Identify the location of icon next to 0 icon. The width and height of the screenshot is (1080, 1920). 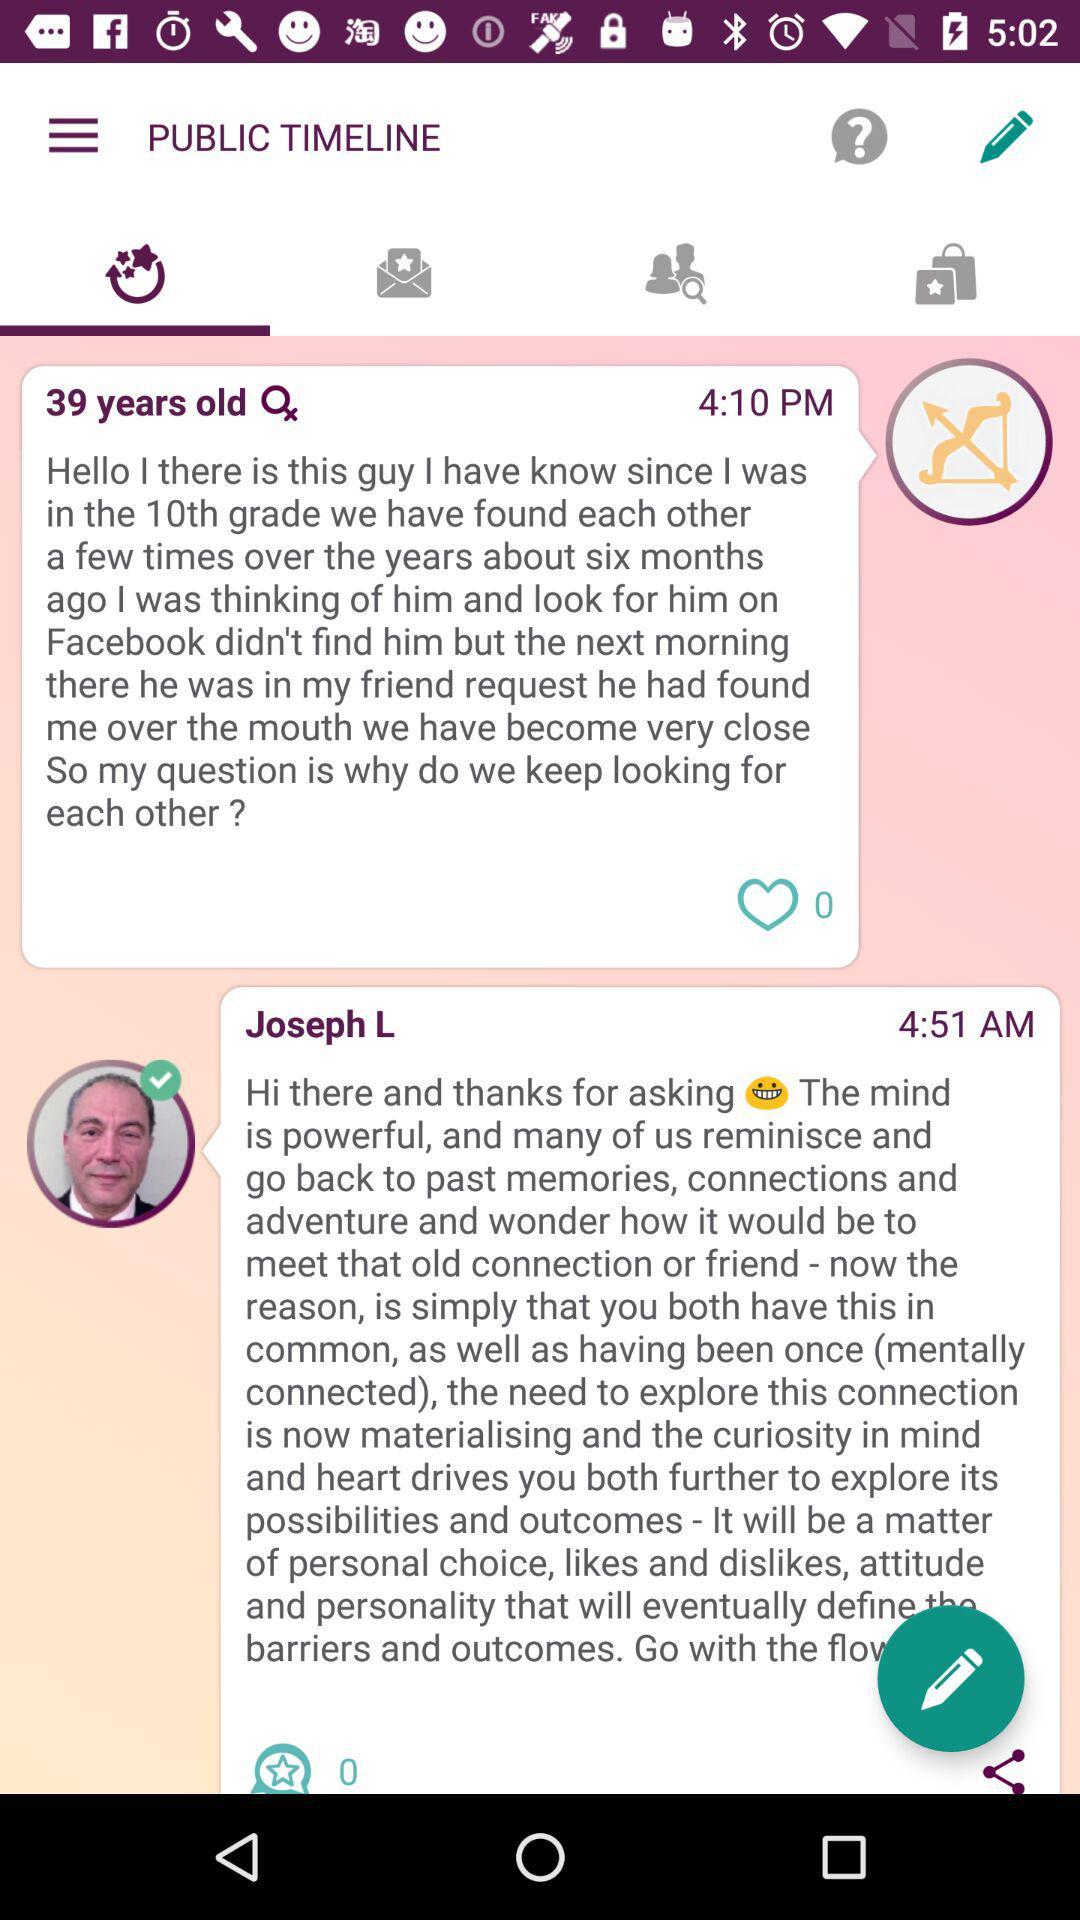
(950, 1678).